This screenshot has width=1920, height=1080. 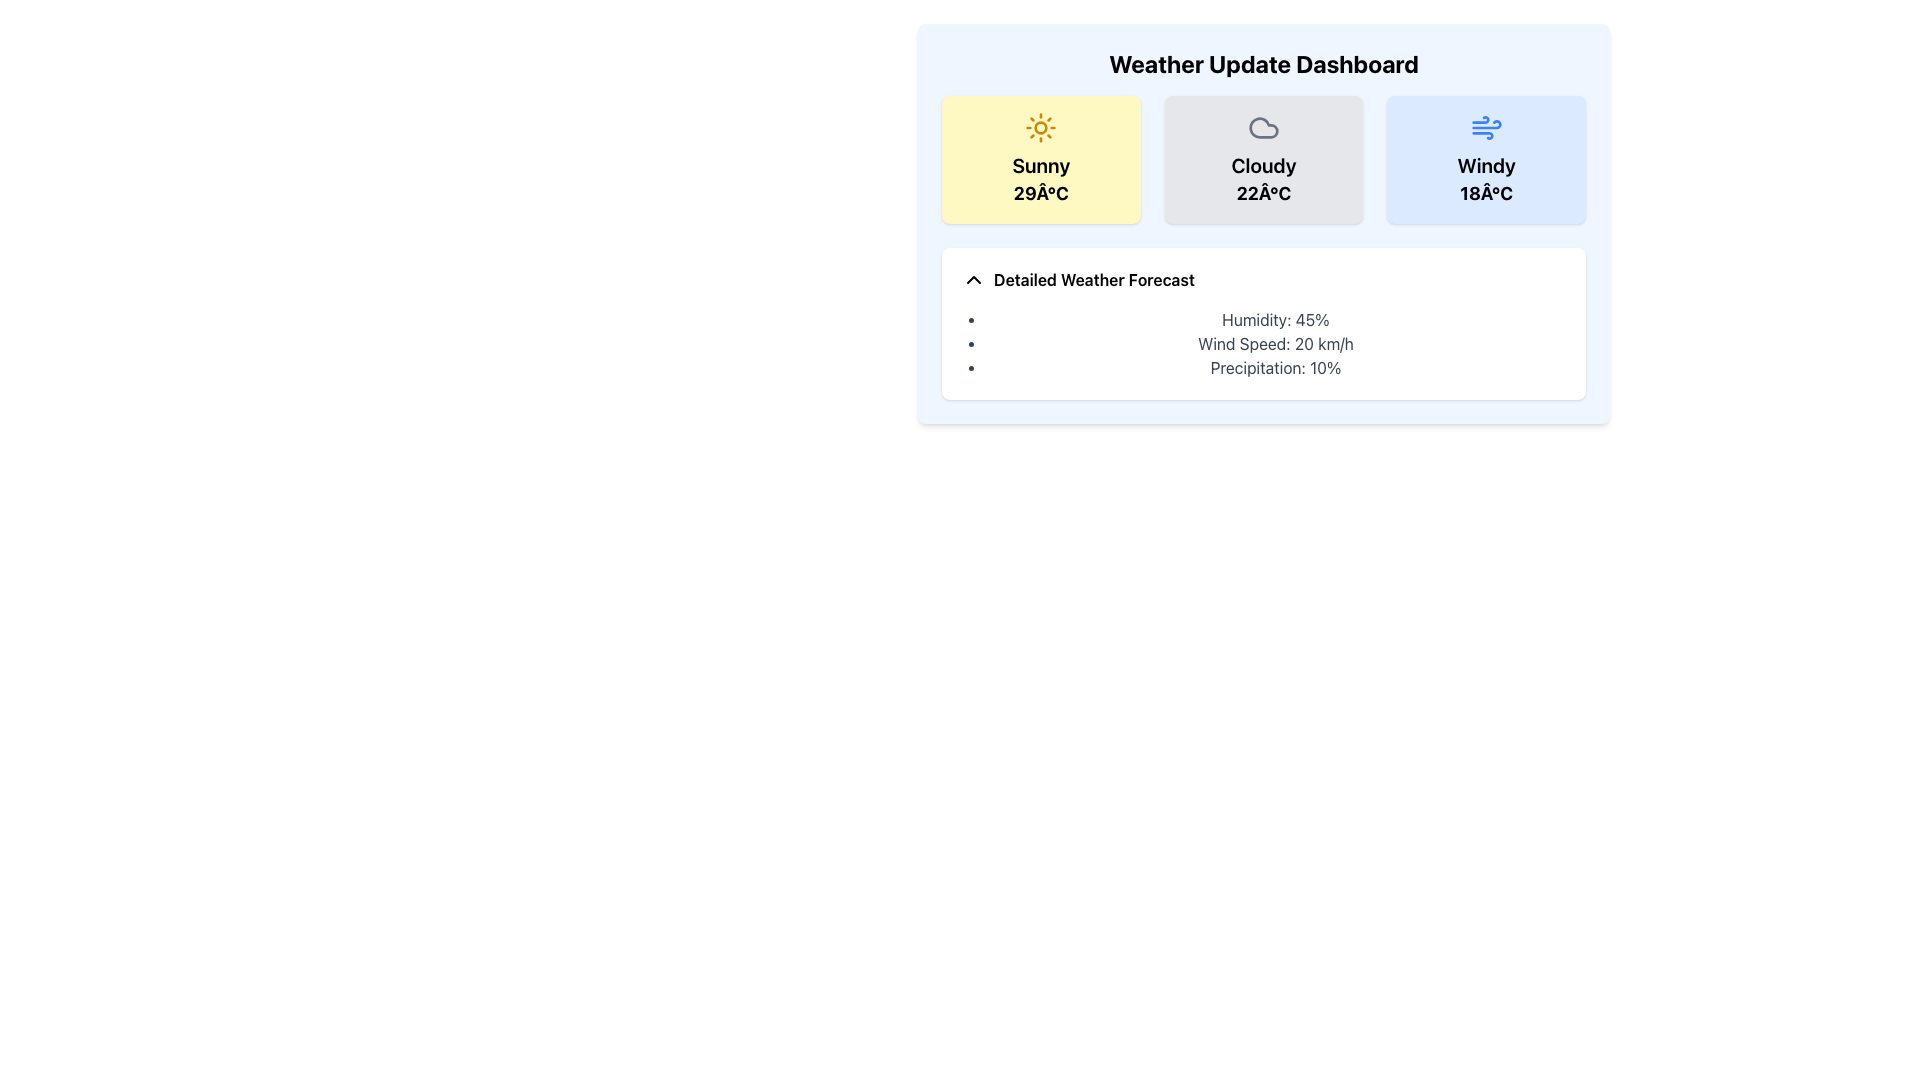 I want to click on the sun icon located at the top-center of the 'Sunny 29°C' weather card, which is styled with a yellow color and has radiating lines, so click(x=1040, y=127).